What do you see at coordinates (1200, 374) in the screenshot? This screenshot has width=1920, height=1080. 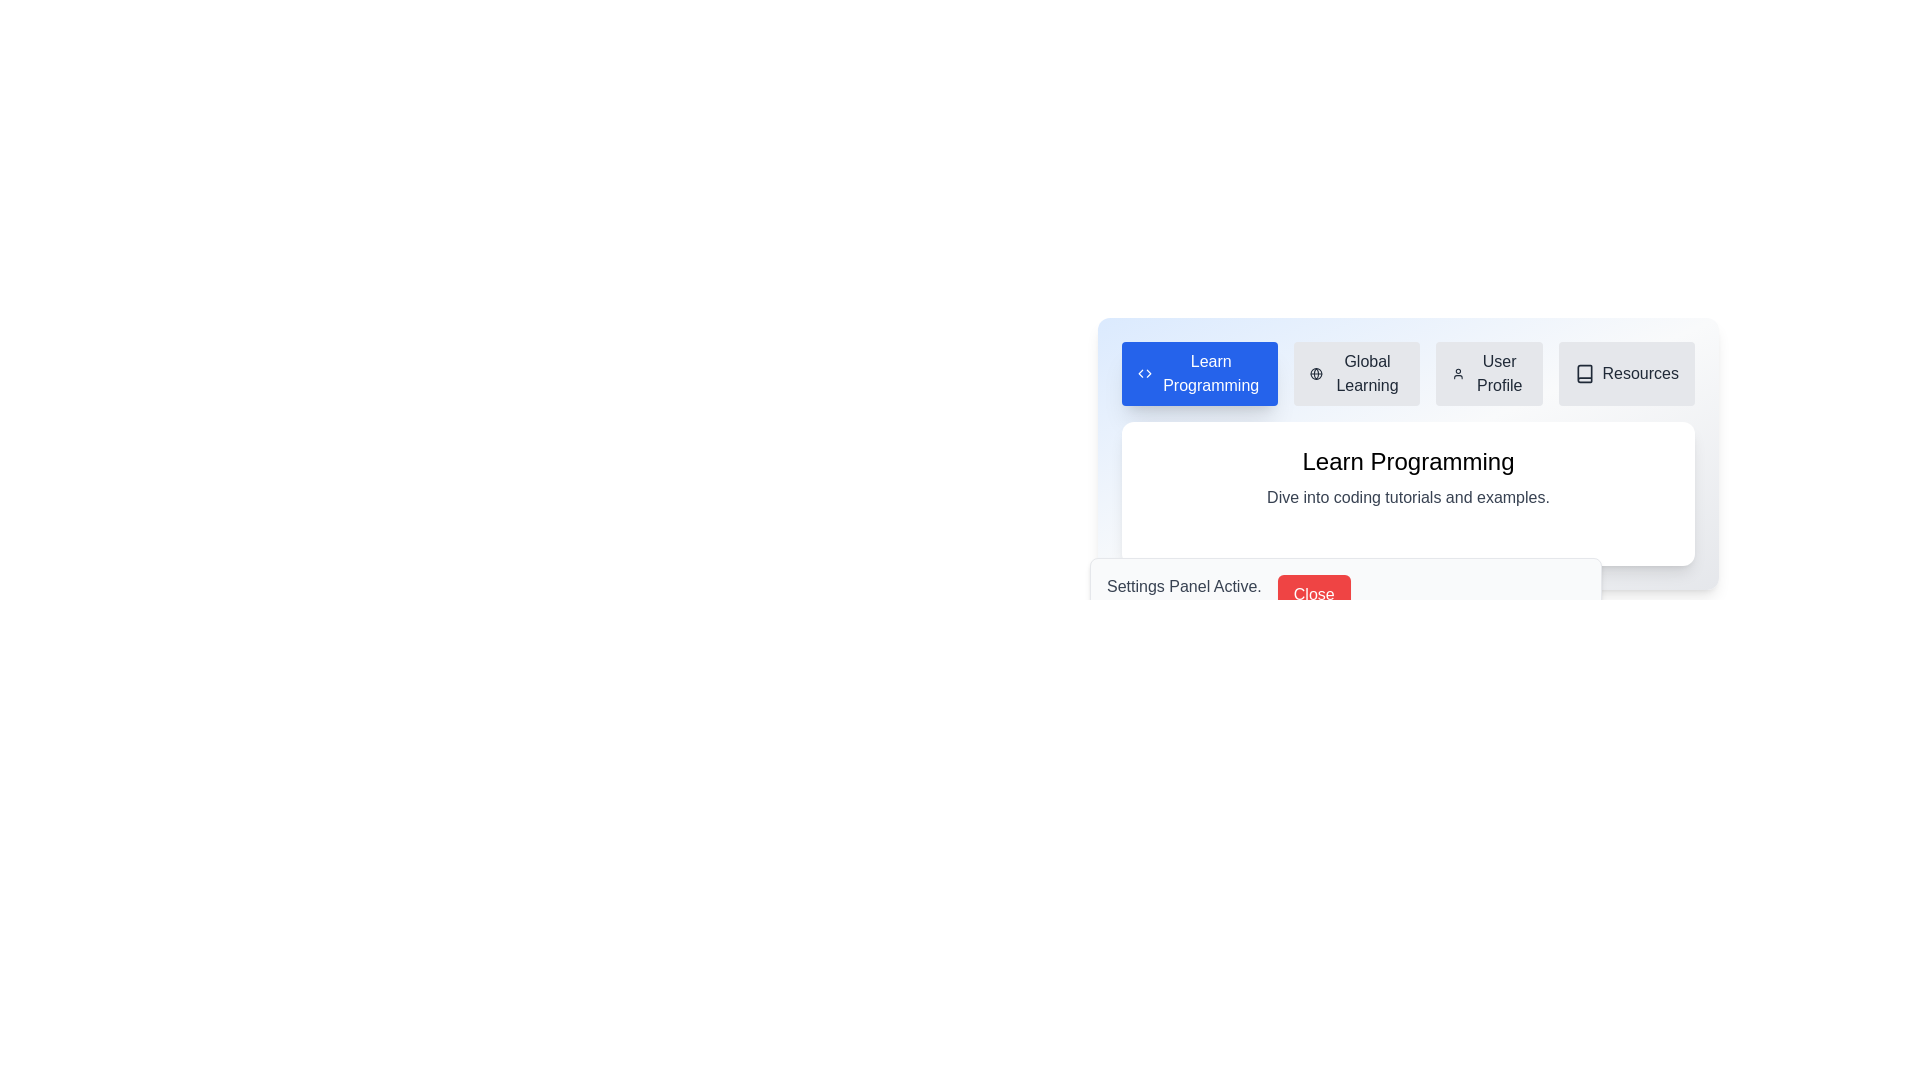 I see `the tab labeled Learn Programming to view its content` at bounding box center [1200, 374].